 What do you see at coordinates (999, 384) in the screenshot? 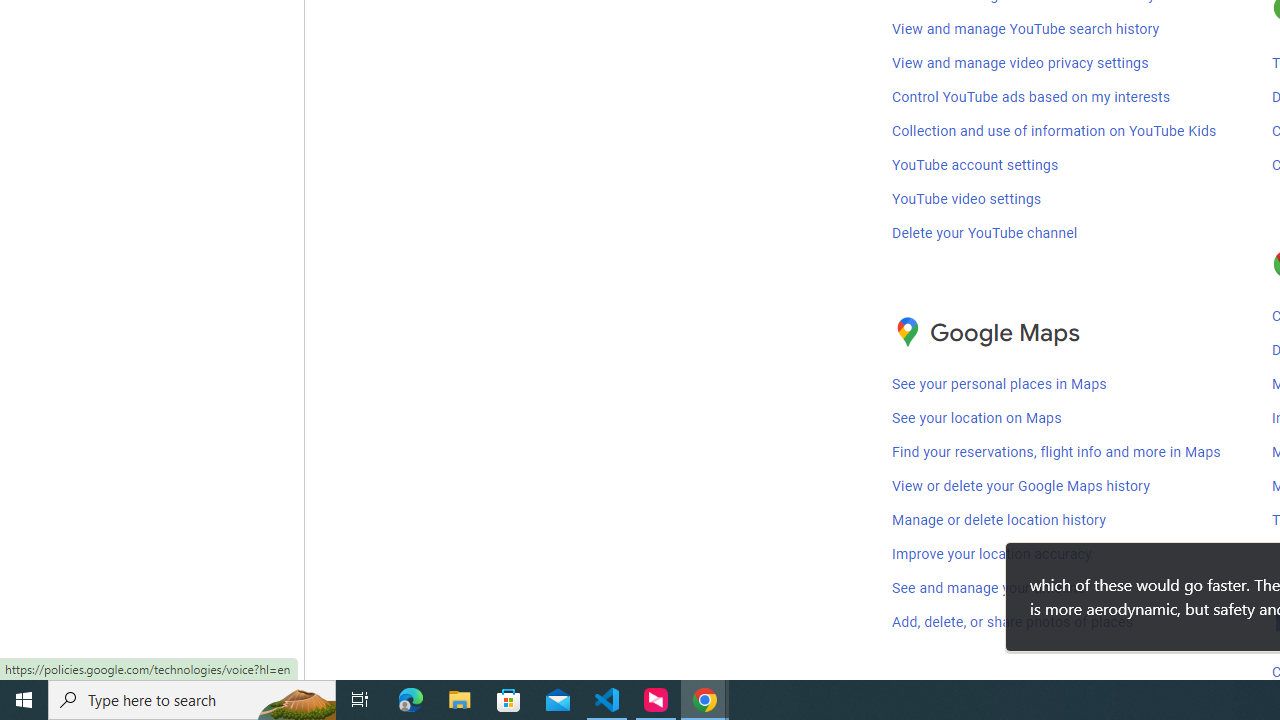
I see `'See your personal places in Maps'` at bounding box center [999, 384].